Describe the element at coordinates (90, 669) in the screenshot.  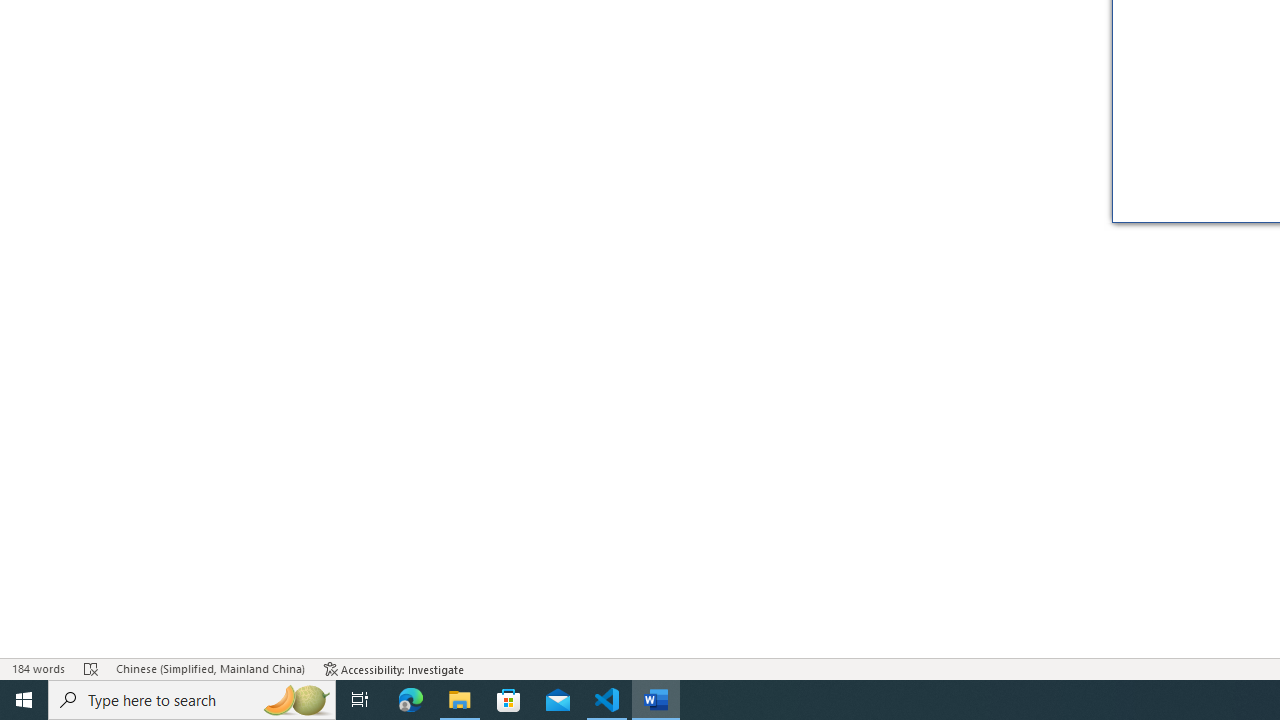
I see `'Spelling and Grammar Check Errors'` at that location.